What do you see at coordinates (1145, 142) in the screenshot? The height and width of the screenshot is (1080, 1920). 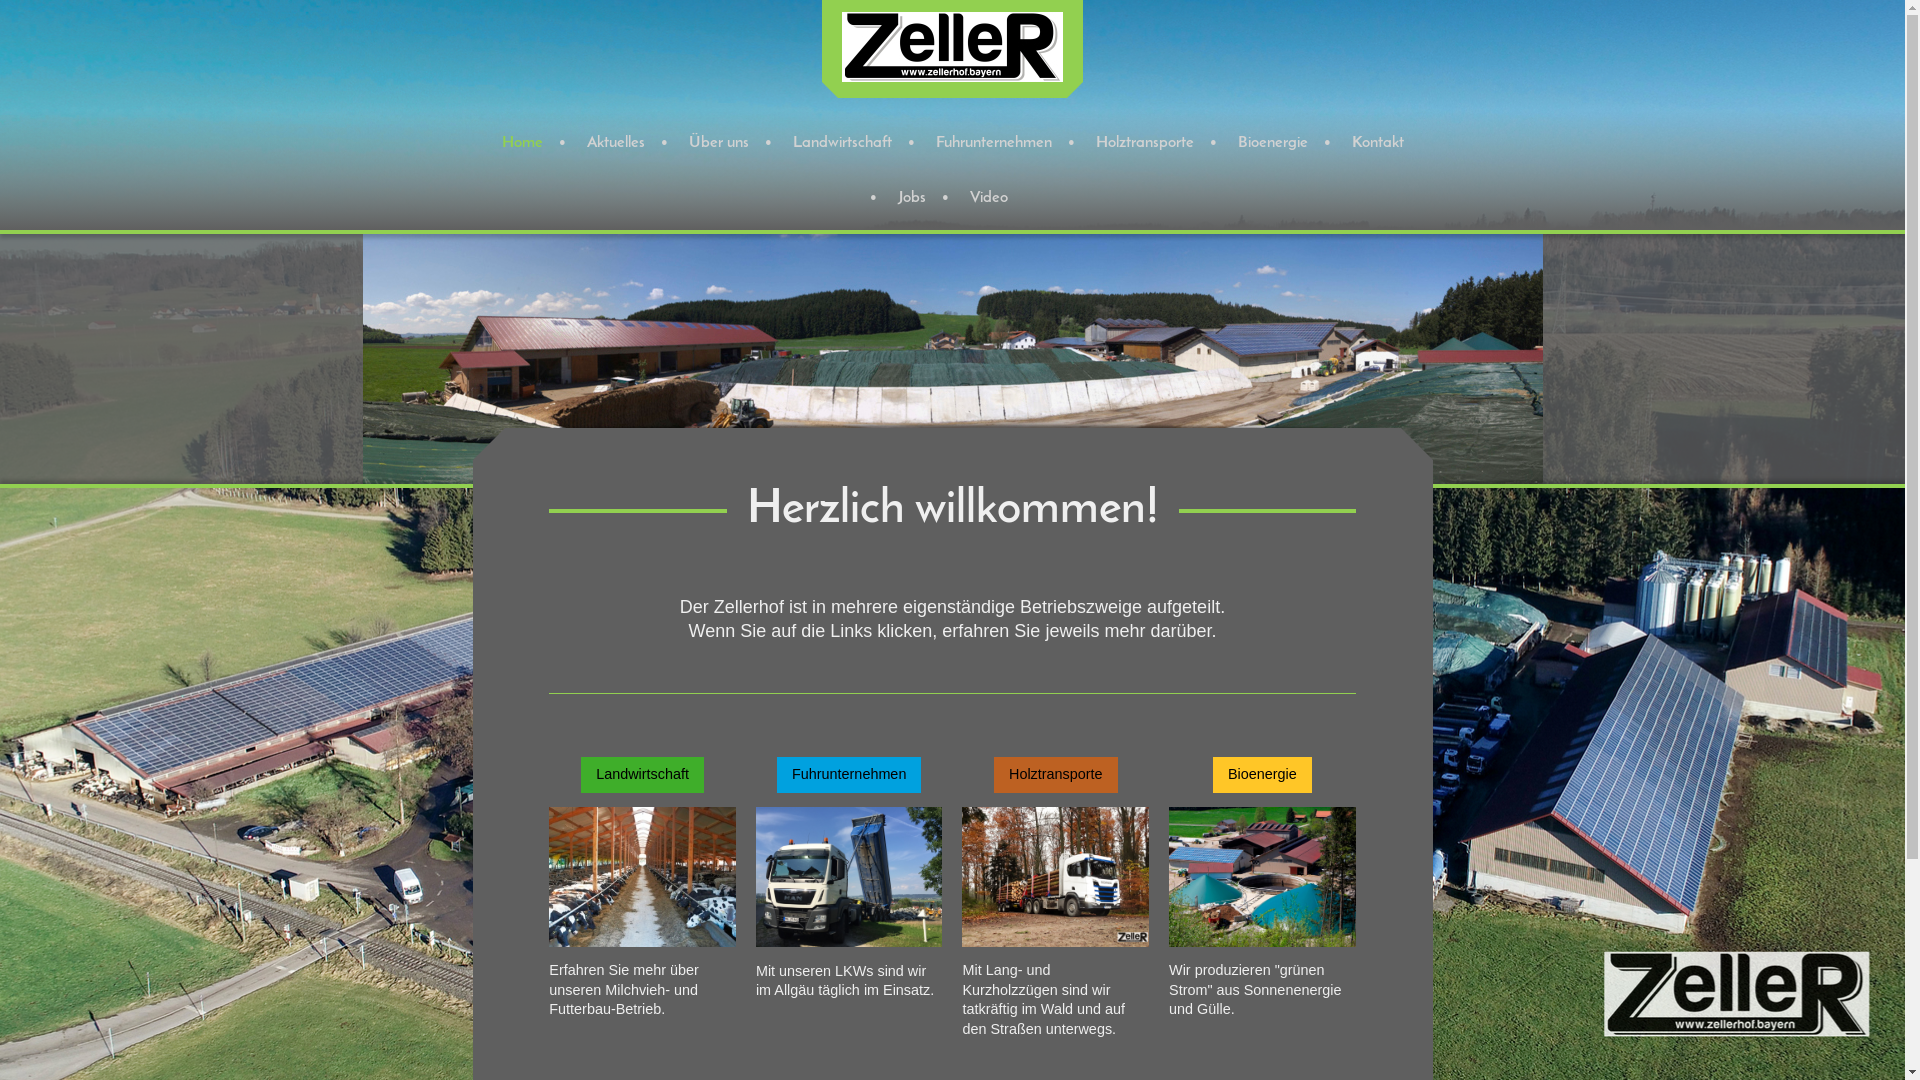 I see `'Holztransporte'` at bounding box center [1145, 142].